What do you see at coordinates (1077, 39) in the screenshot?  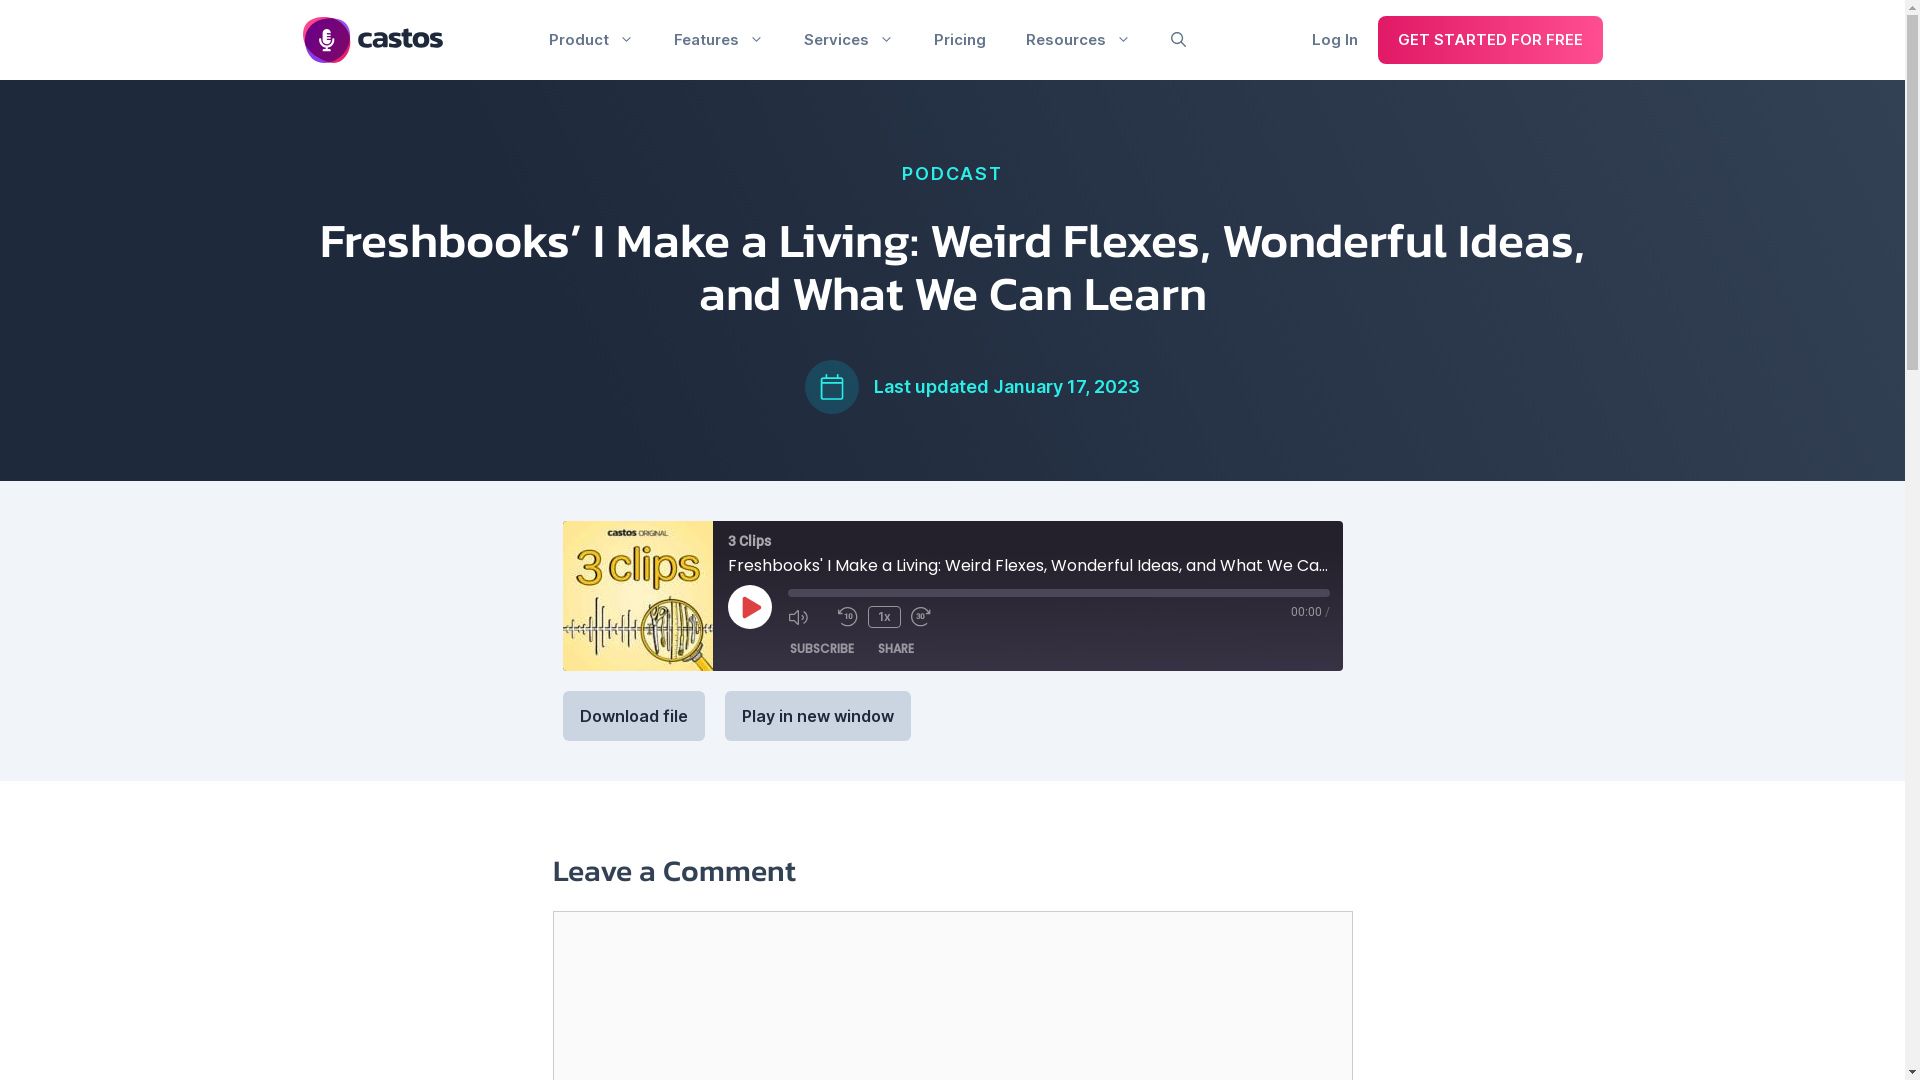 I see `'Resources'` at bounding box center [1077, 39].